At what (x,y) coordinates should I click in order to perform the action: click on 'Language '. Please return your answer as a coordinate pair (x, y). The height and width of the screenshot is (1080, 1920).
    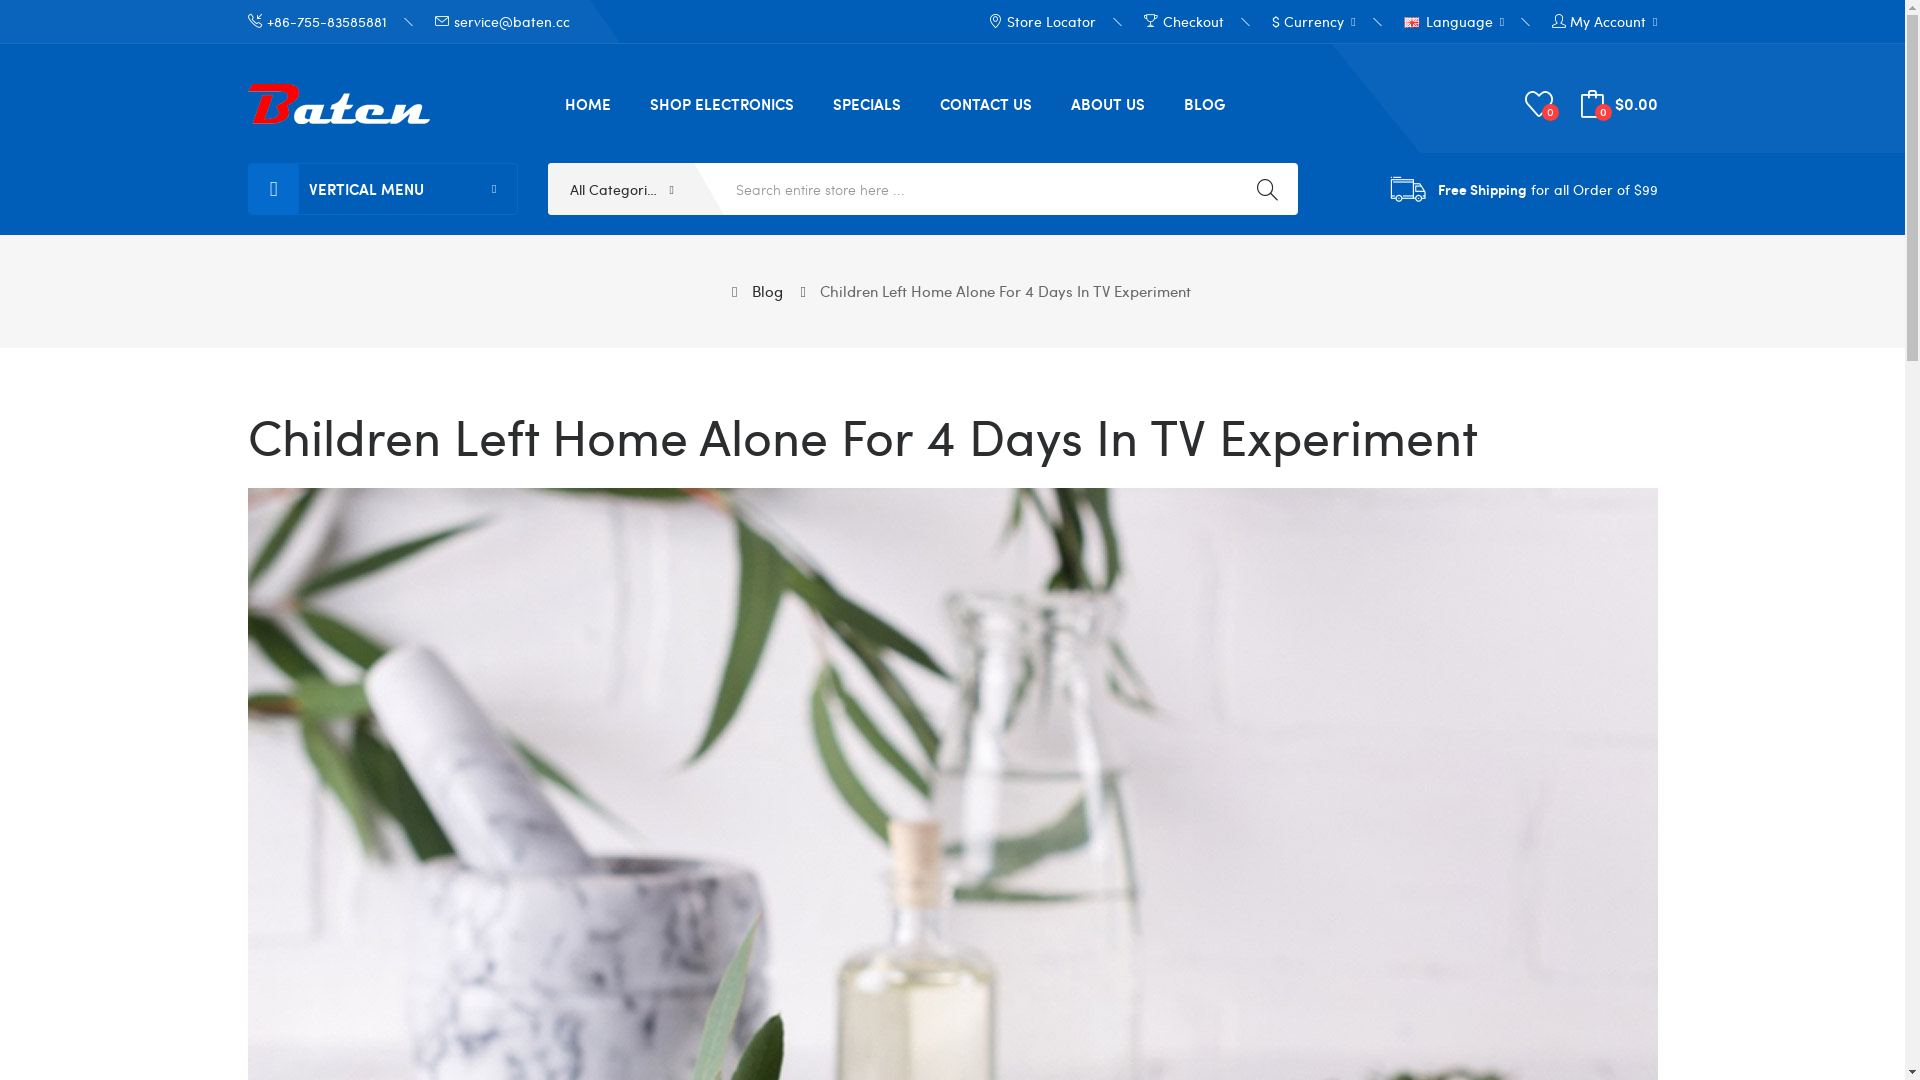
    Looking at the image, I should click on (1402, 21).